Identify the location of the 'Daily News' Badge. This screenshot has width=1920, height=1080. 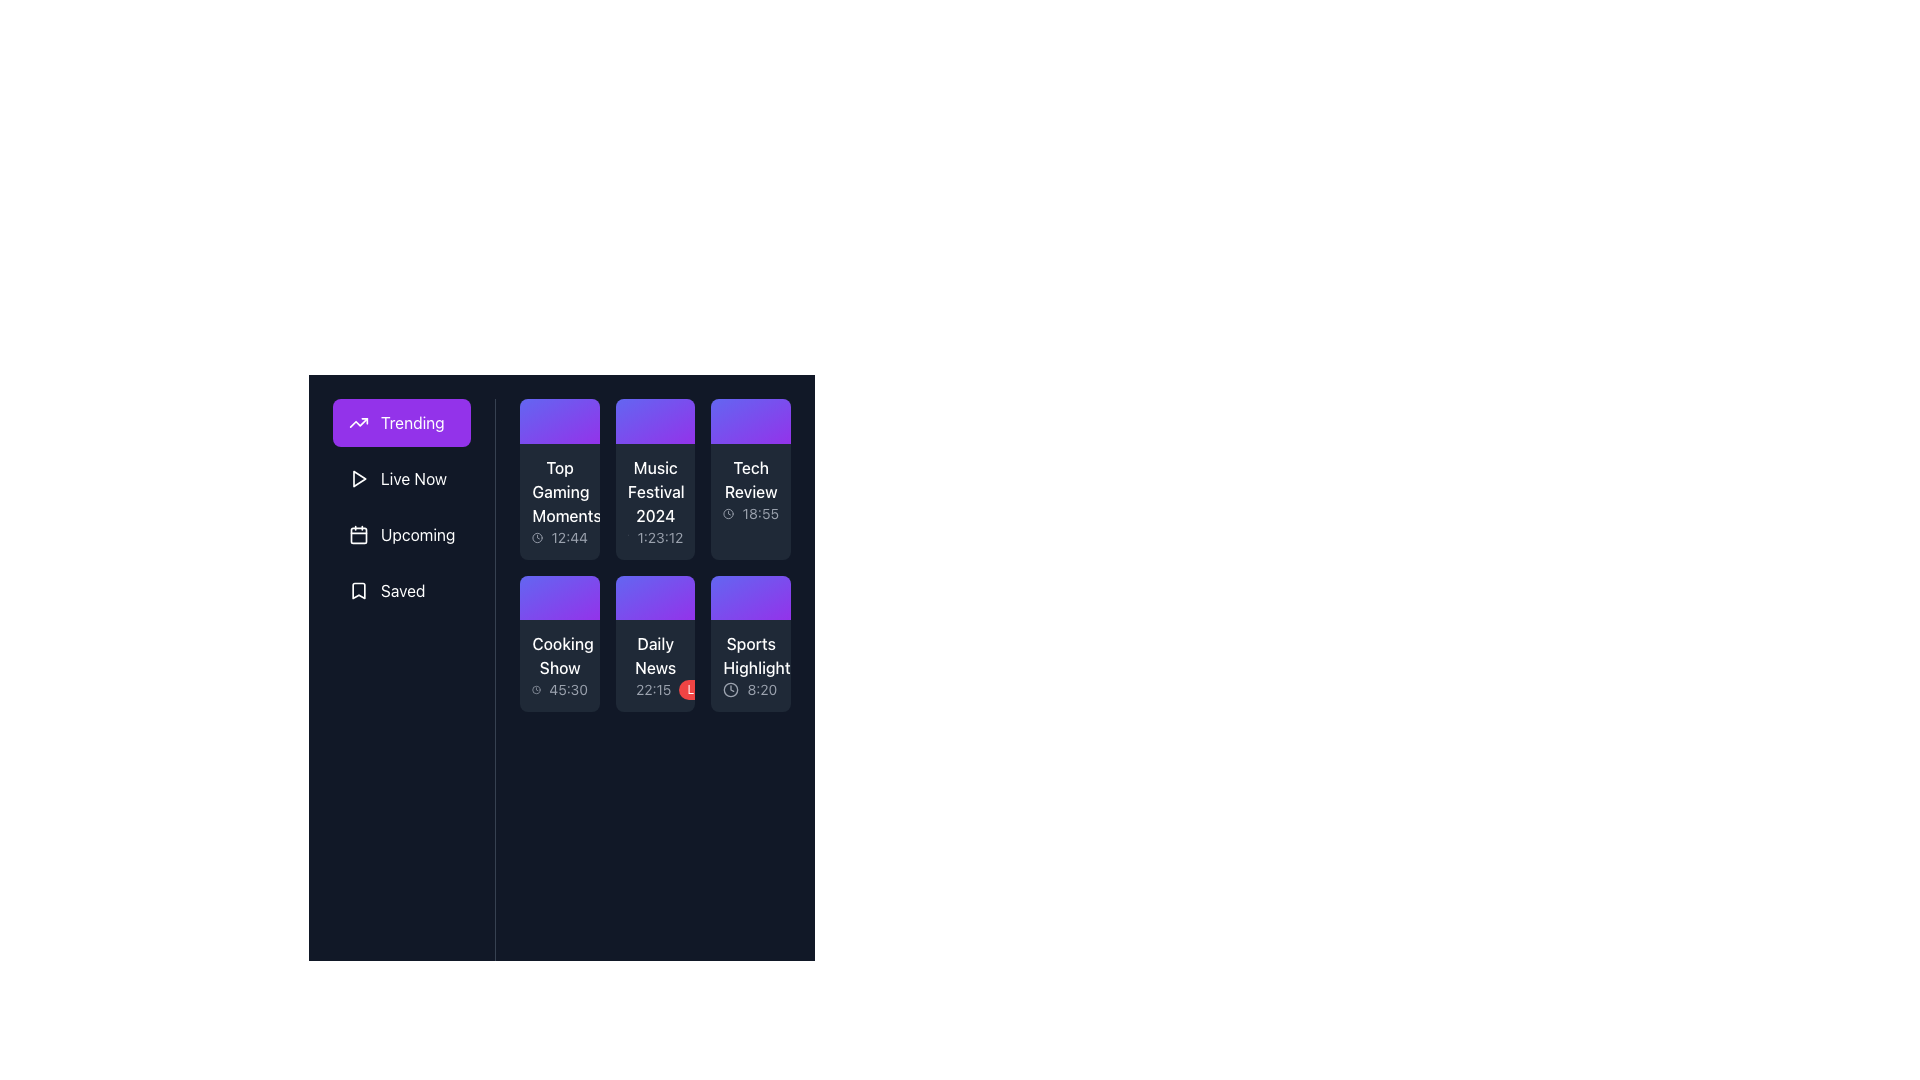
(700, 689).